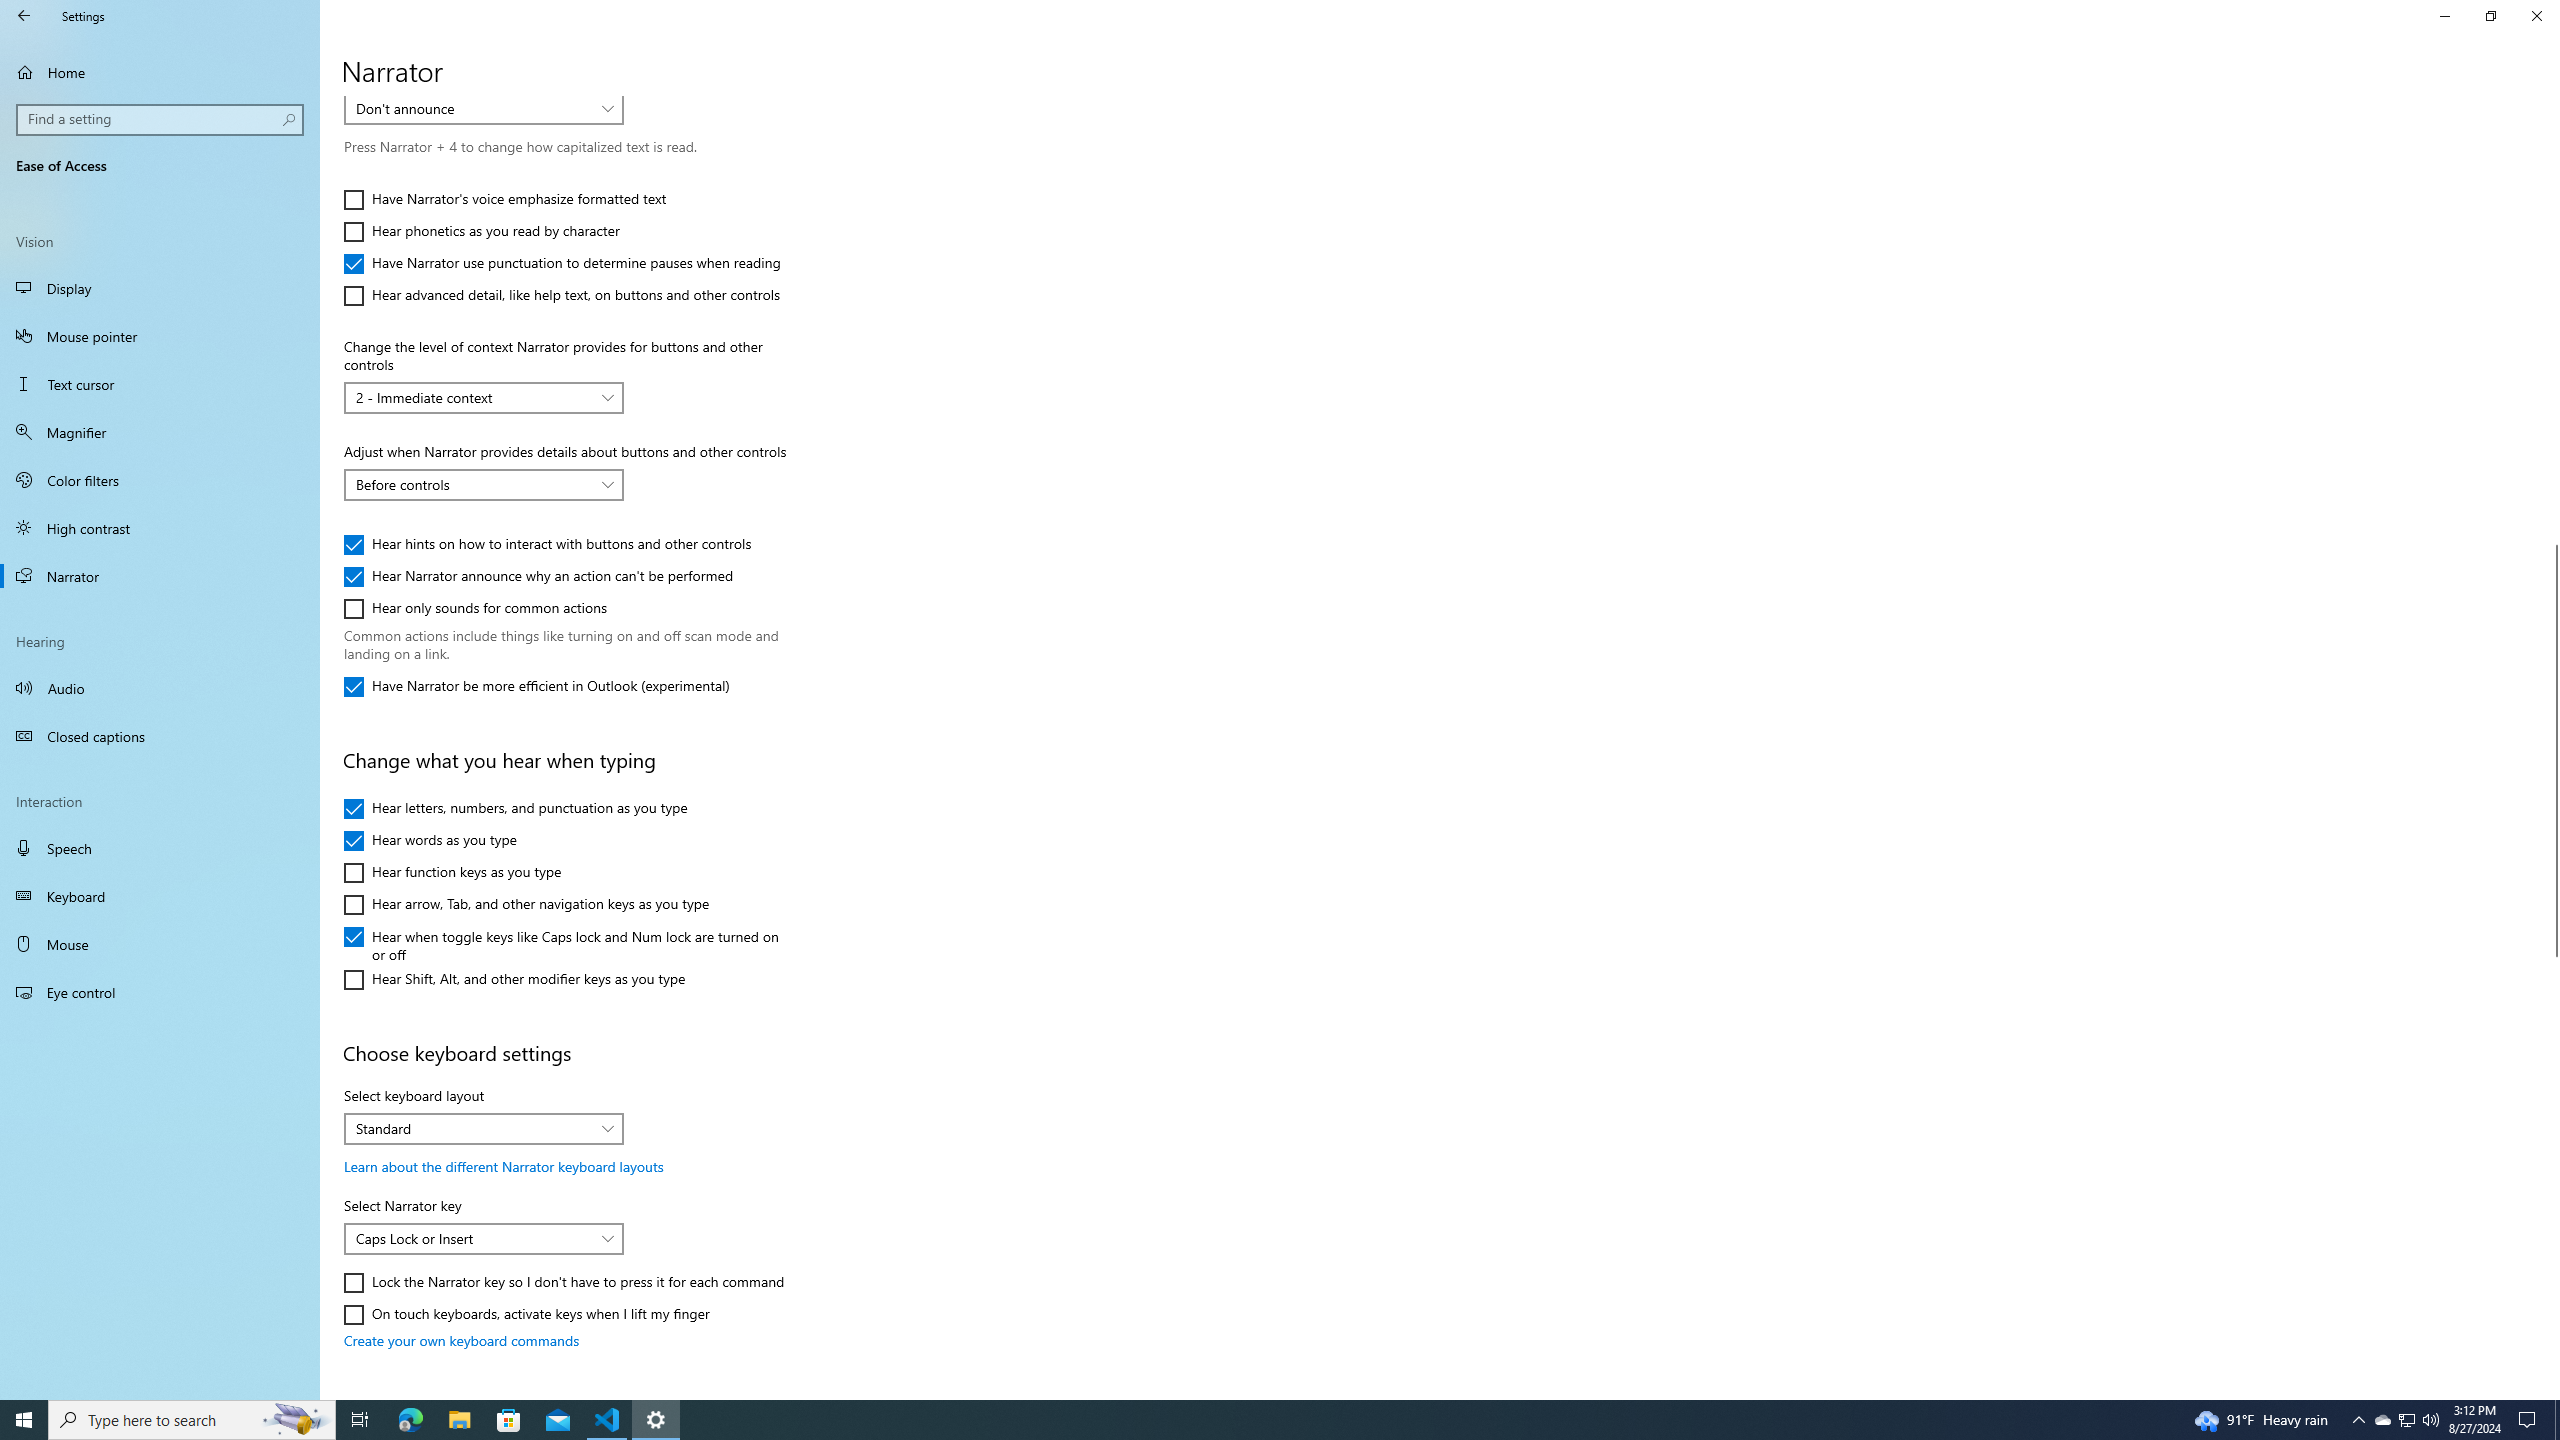 The image size is (2560, 1440). What do you see at coordinates (535, 685) in the screenshot?
I see `'Have Narrator be more efficient in Outlook (experimental)'` at bounding box center [535, 685].